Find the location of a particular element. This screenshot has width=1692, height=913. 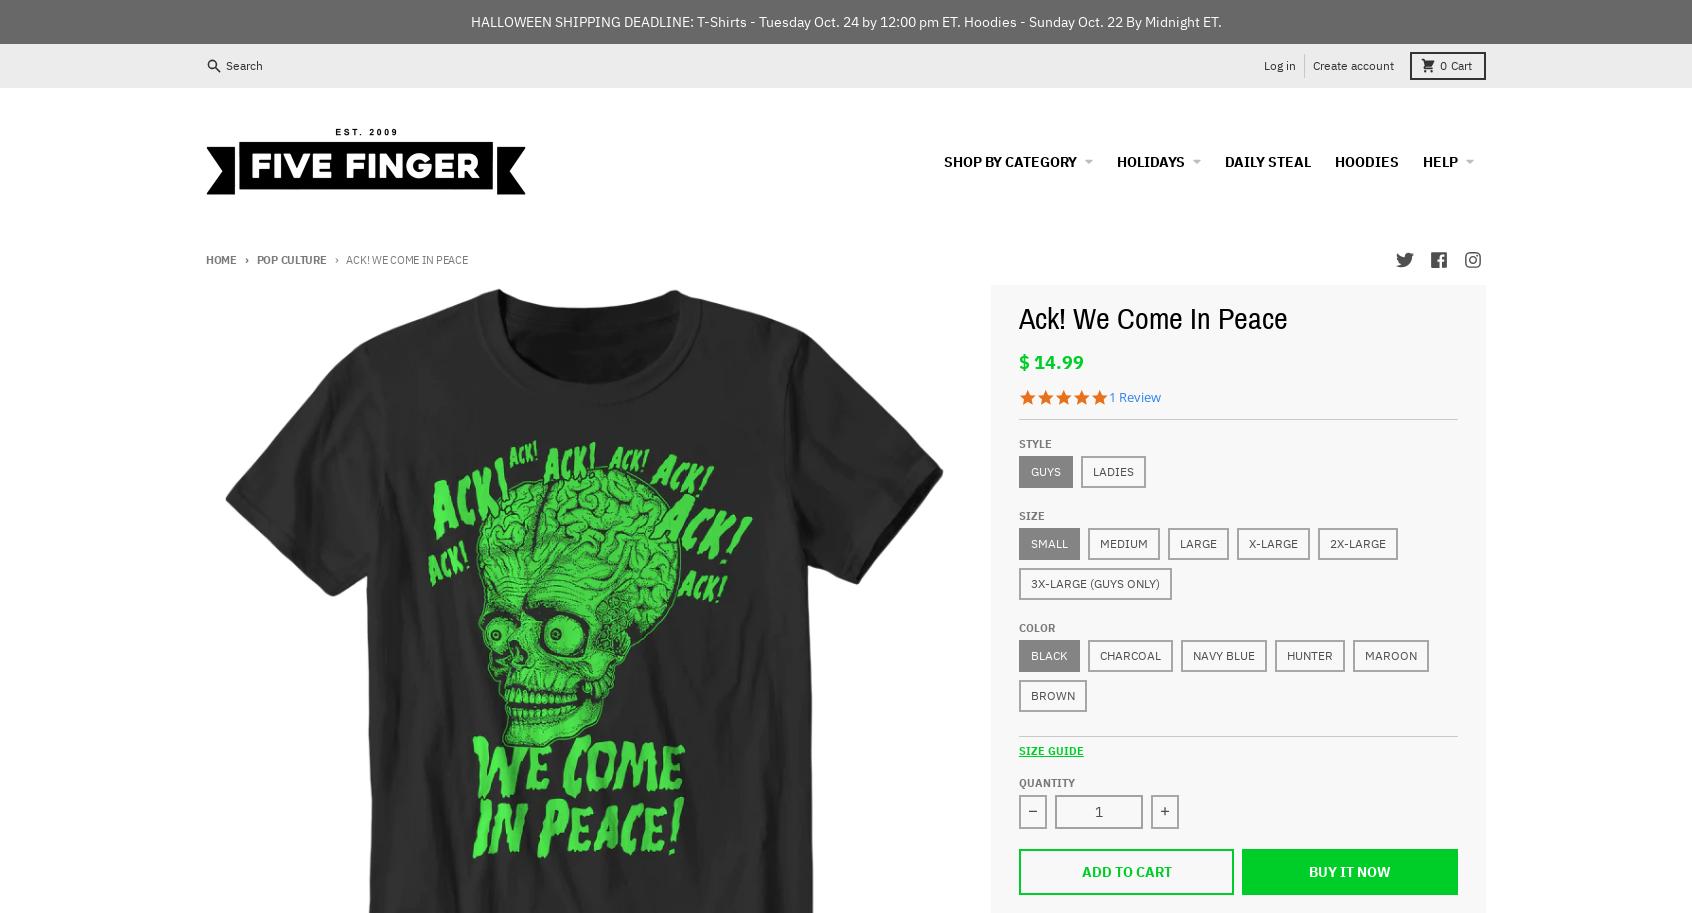

'Black' is located at coordinates (1047, 653).